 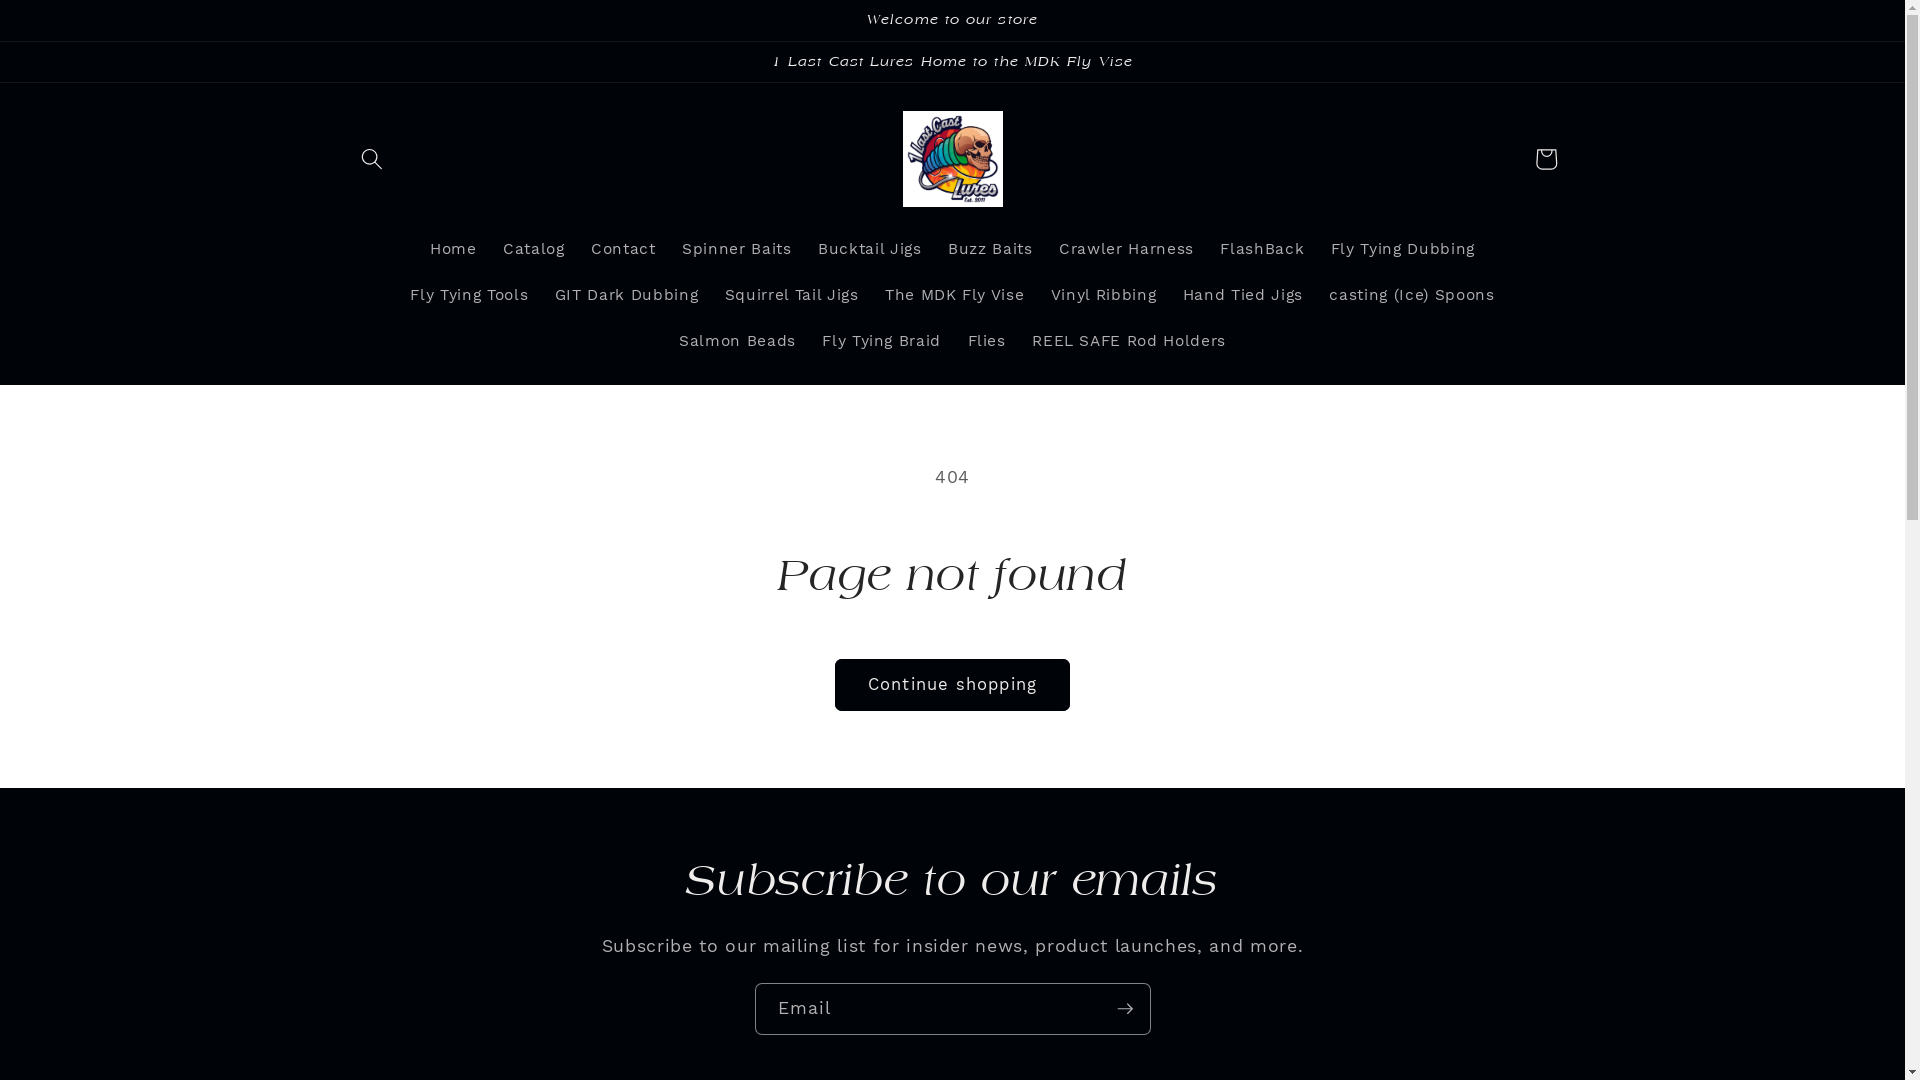 I want to click on 'casting (Ice) Spoons', so click(x=1410, y=296).